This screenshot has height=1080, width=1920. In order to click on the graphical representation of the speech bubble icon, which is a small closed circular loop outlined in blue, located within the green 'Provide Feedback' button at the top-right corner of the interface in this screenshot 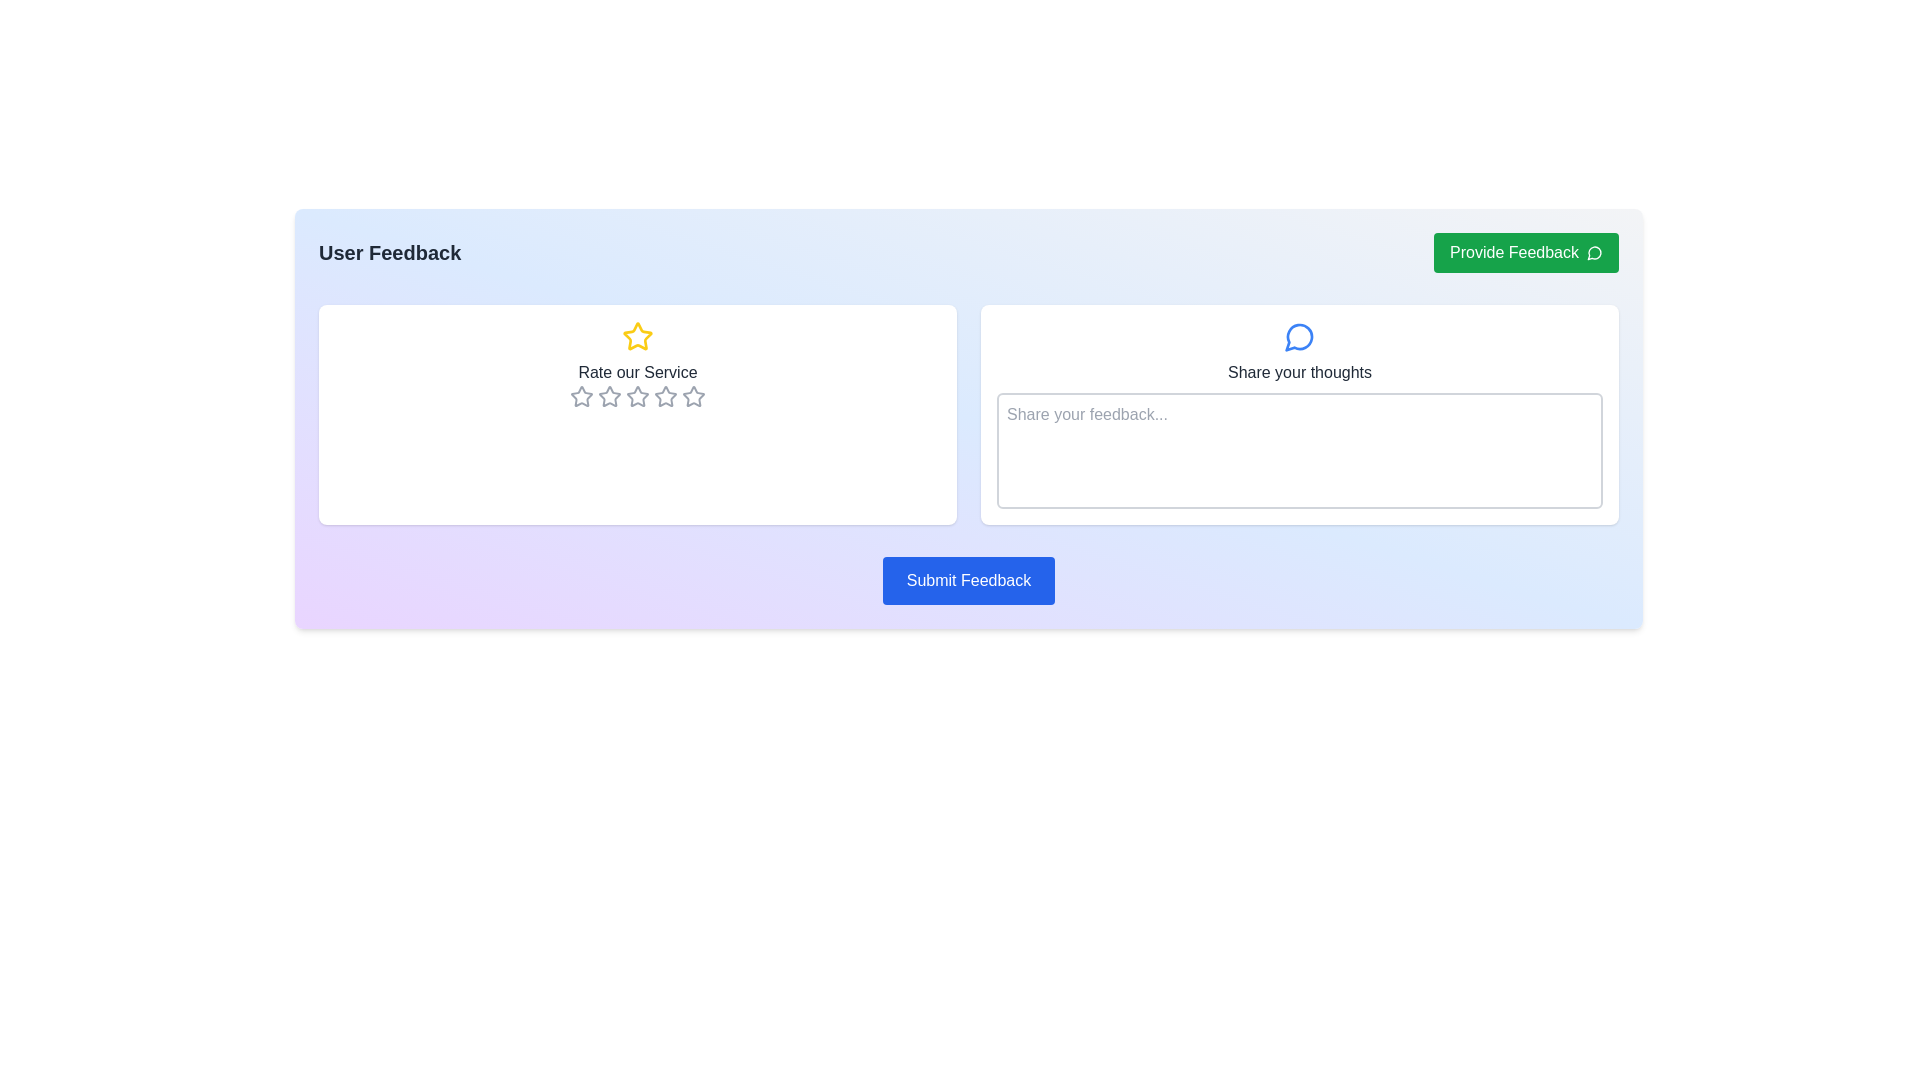, I will do `click(1593, 252)`.